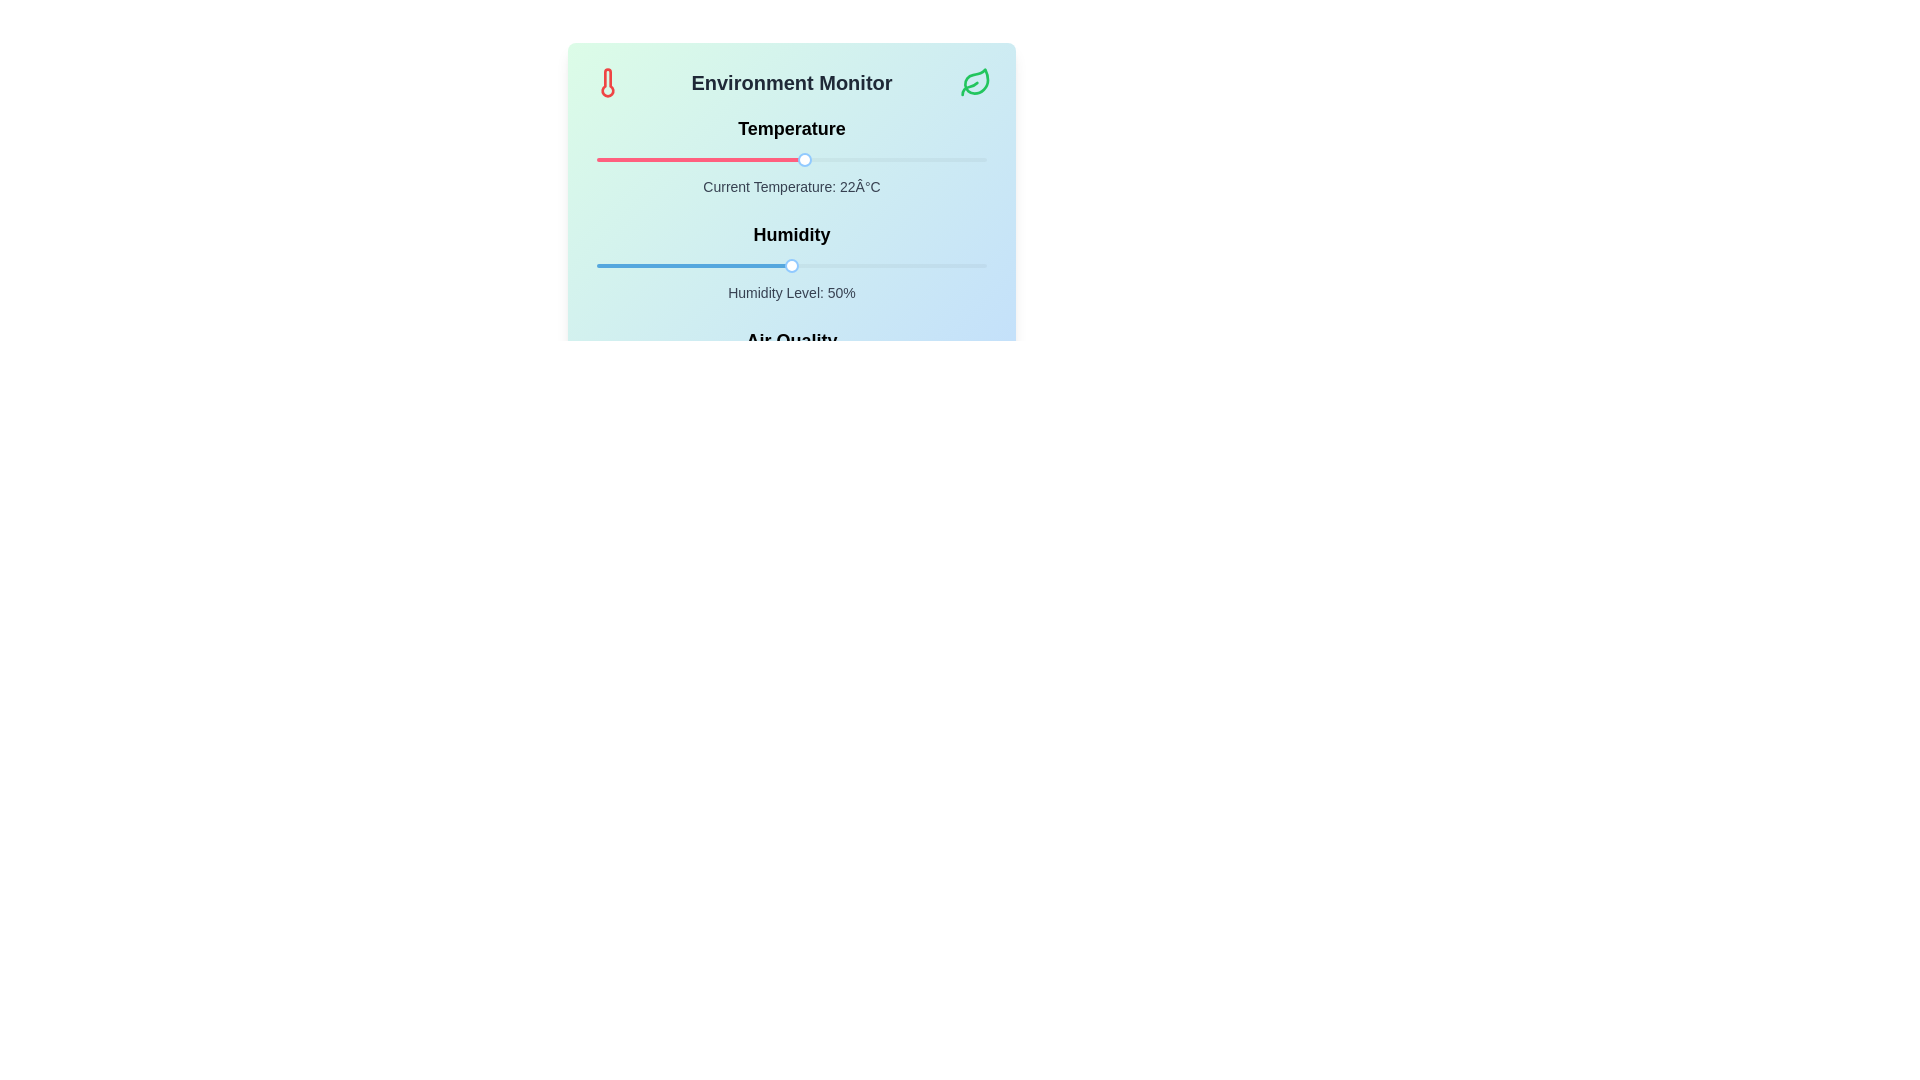  Describe the element at coordinates (791, 158) in the screenshot. I see `the horizontal slider with a red track and a white circular handle under the 'Temperature' label` at that location.